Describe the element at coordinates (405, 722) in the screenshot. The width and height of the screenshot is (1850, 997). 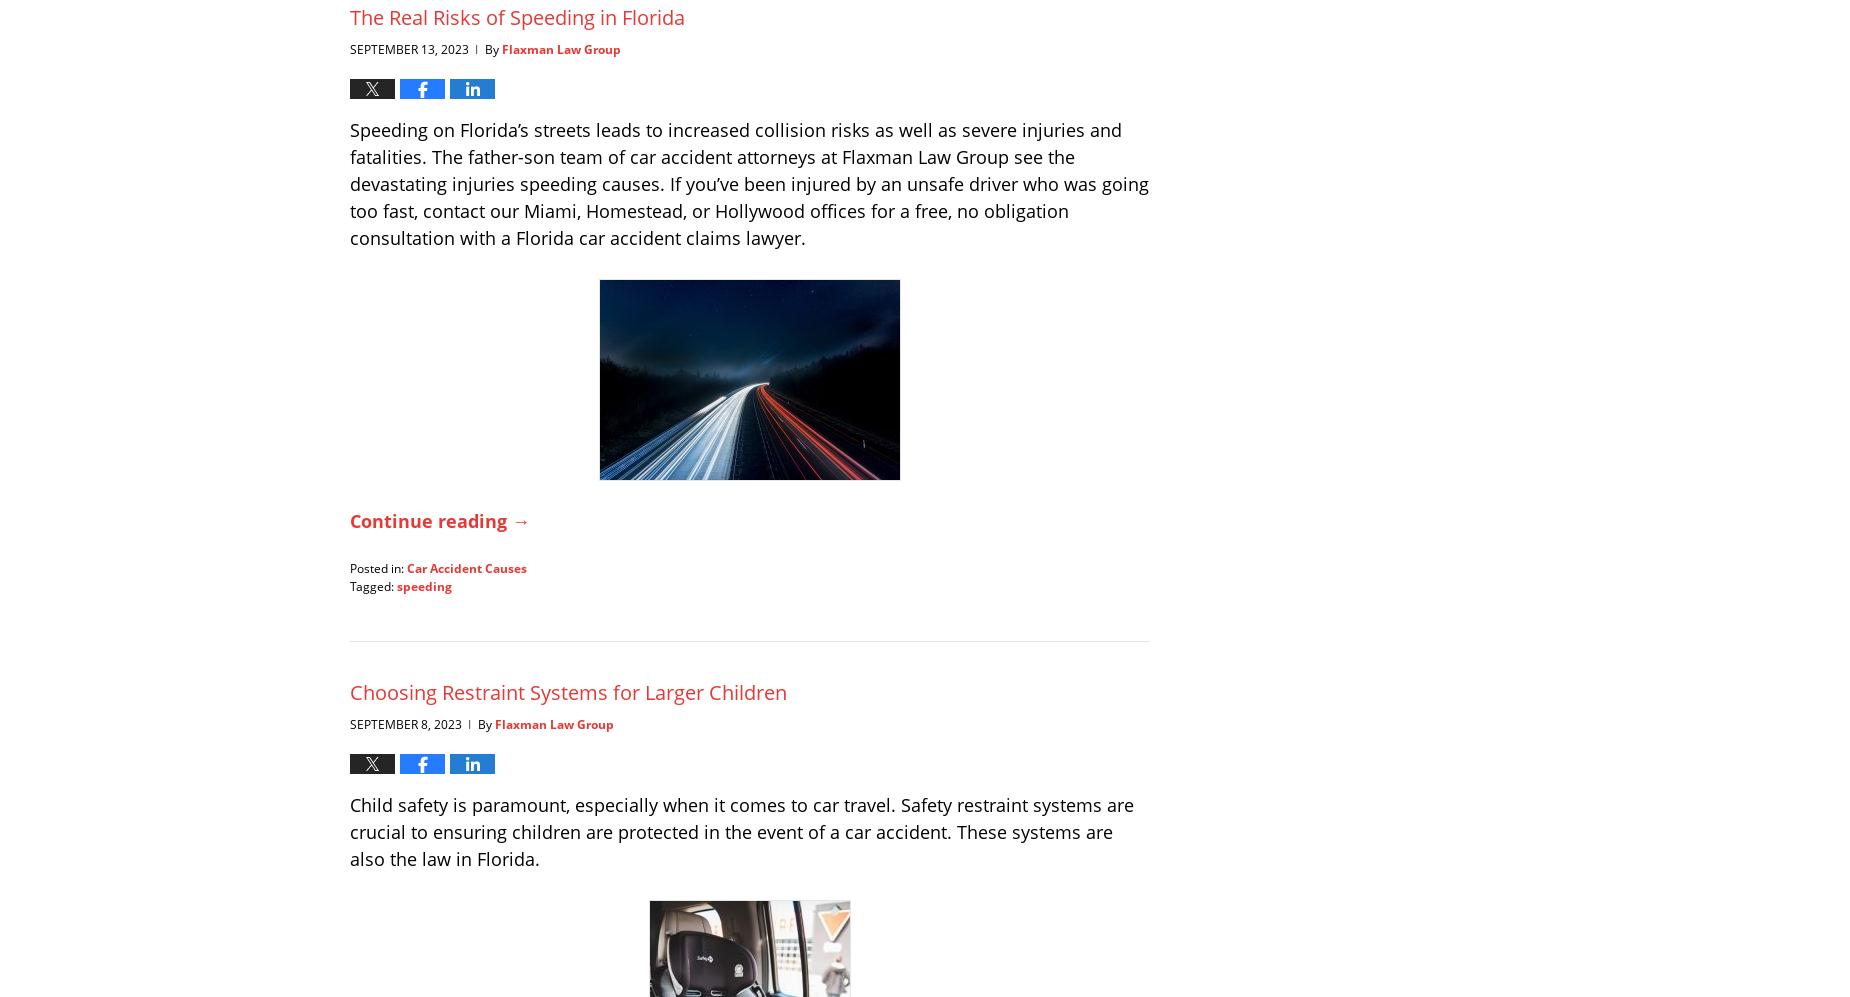
I see `'September 8, 2023'` at that location.